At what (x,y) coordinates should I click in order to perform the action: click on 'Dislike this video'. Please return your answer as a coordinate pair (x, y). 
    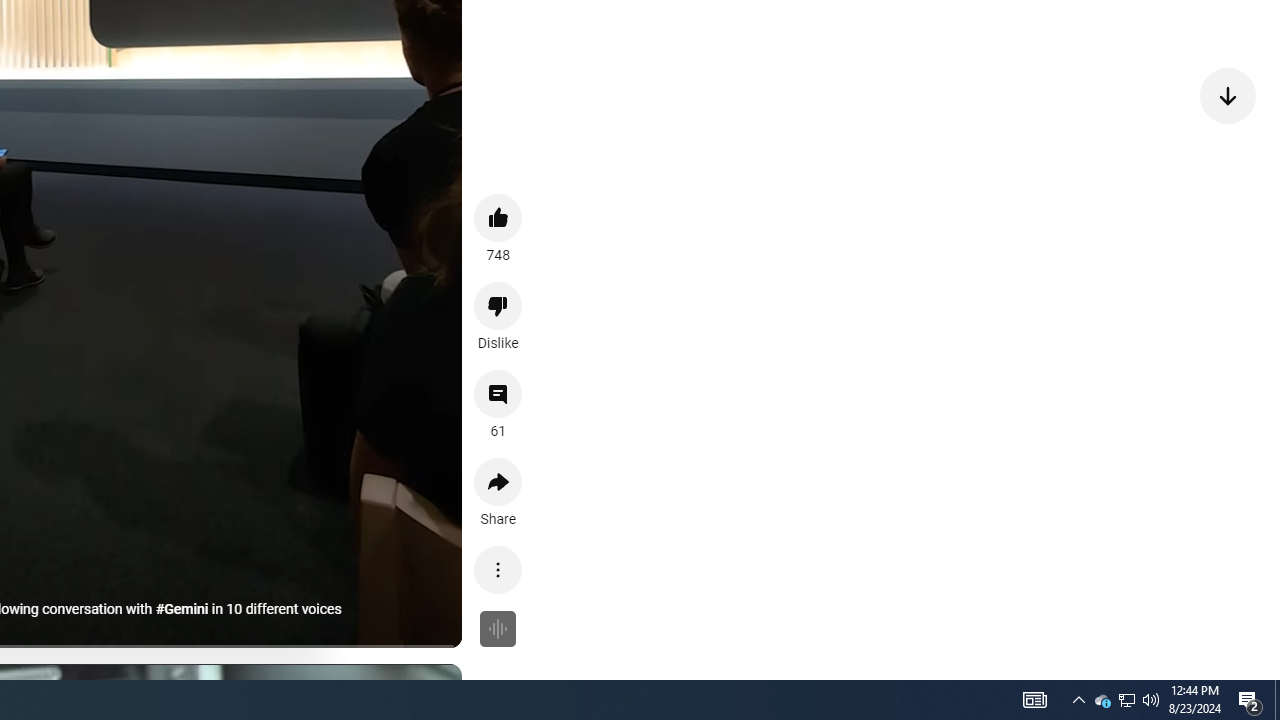
    Looking at the image, I should click on (498, 306).